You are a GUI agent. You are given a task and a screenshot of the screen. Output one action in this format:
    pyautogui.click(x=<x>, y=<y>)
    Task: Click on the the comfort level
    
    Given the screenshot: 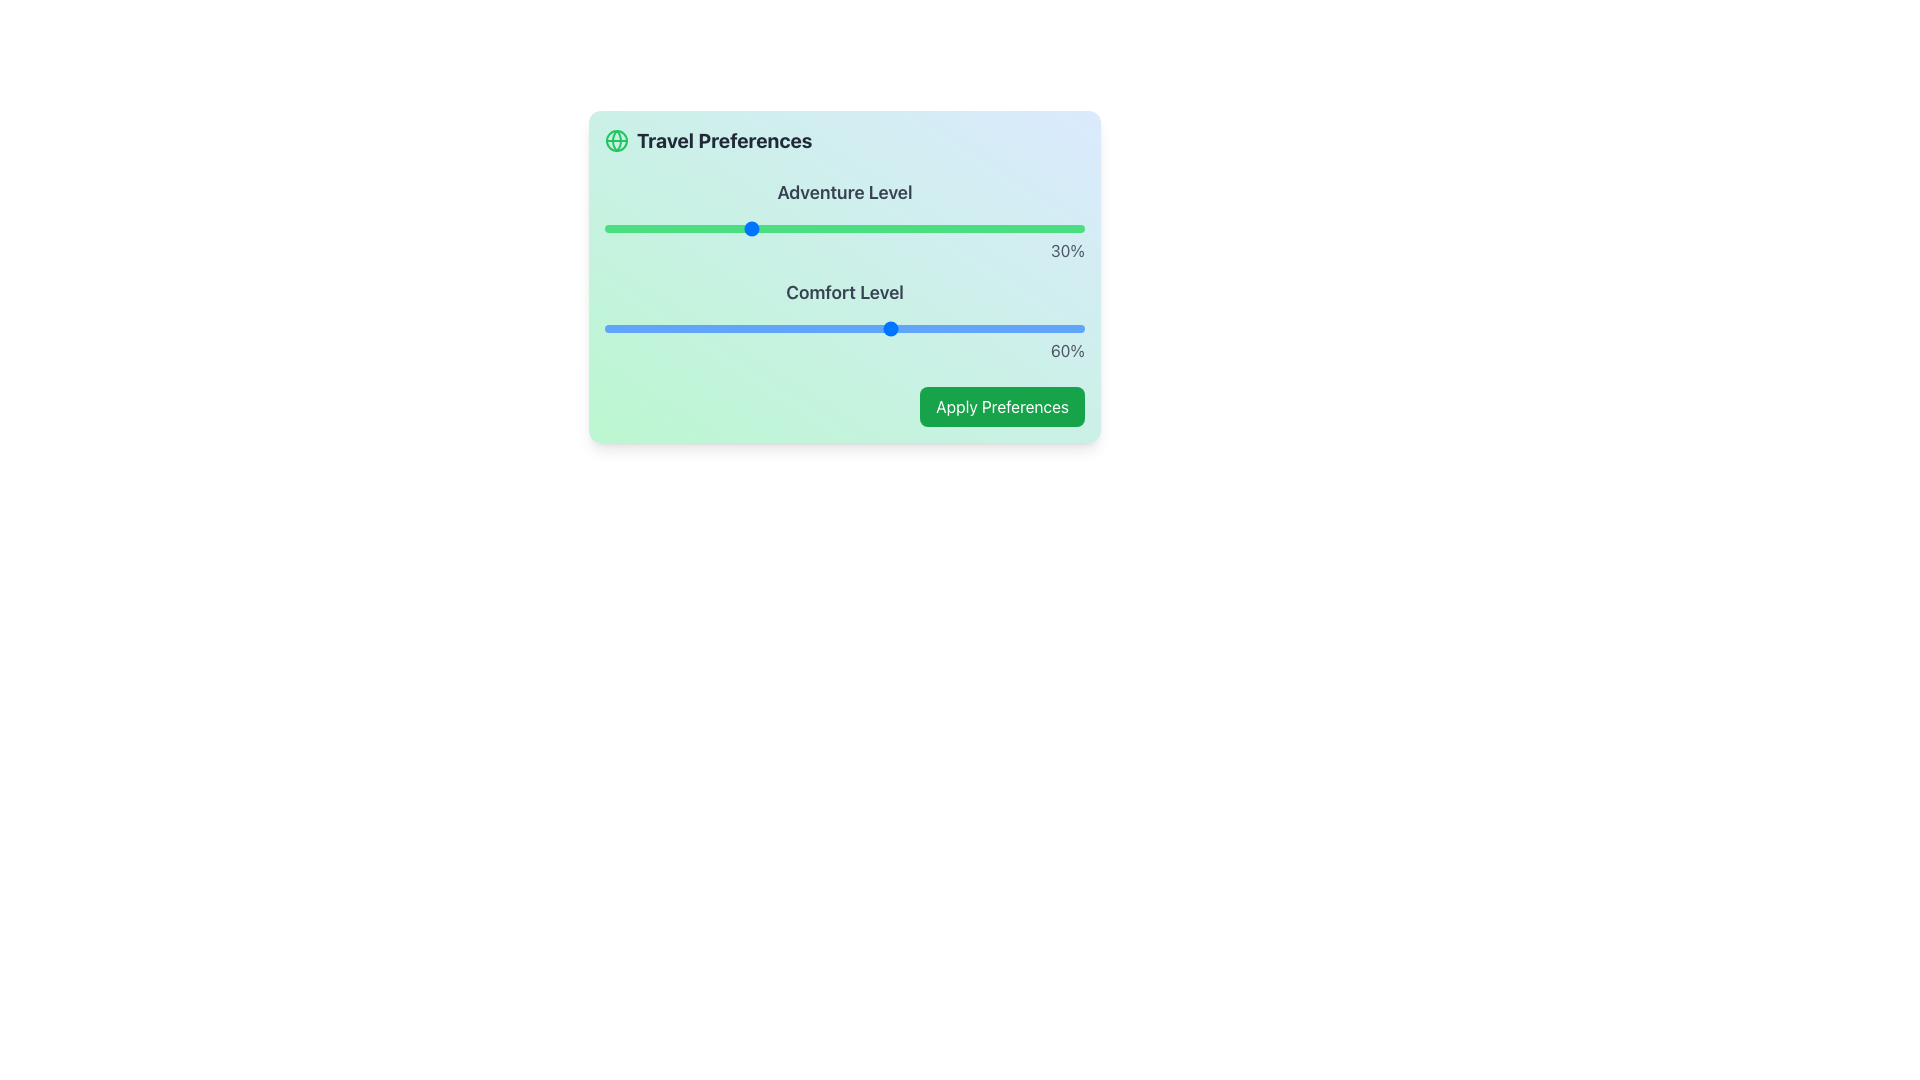 What is the action you would take?
    pyautogui.click(x=944, y=327)
    